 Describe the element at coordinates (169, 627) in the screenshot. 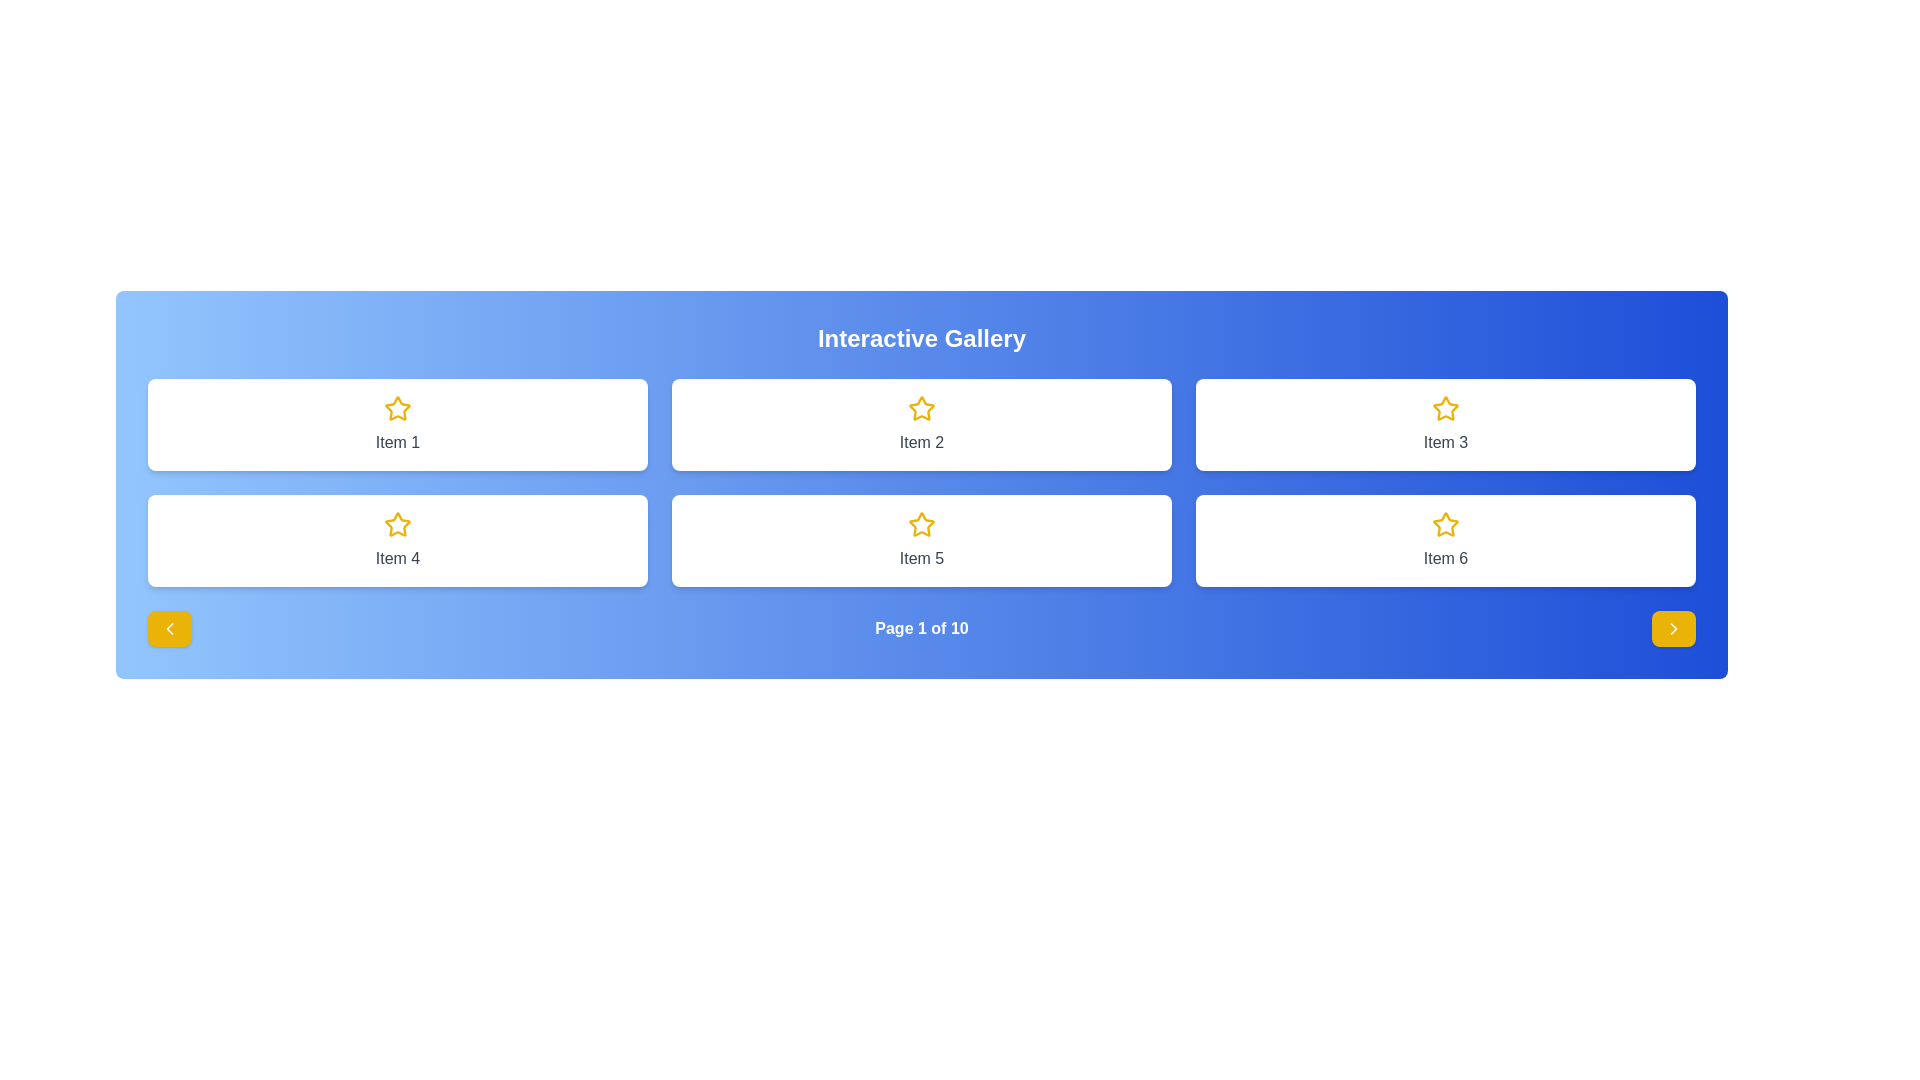

I see `the navigation control icon within the button located at the bottom-left corner of the user interface` at that location.